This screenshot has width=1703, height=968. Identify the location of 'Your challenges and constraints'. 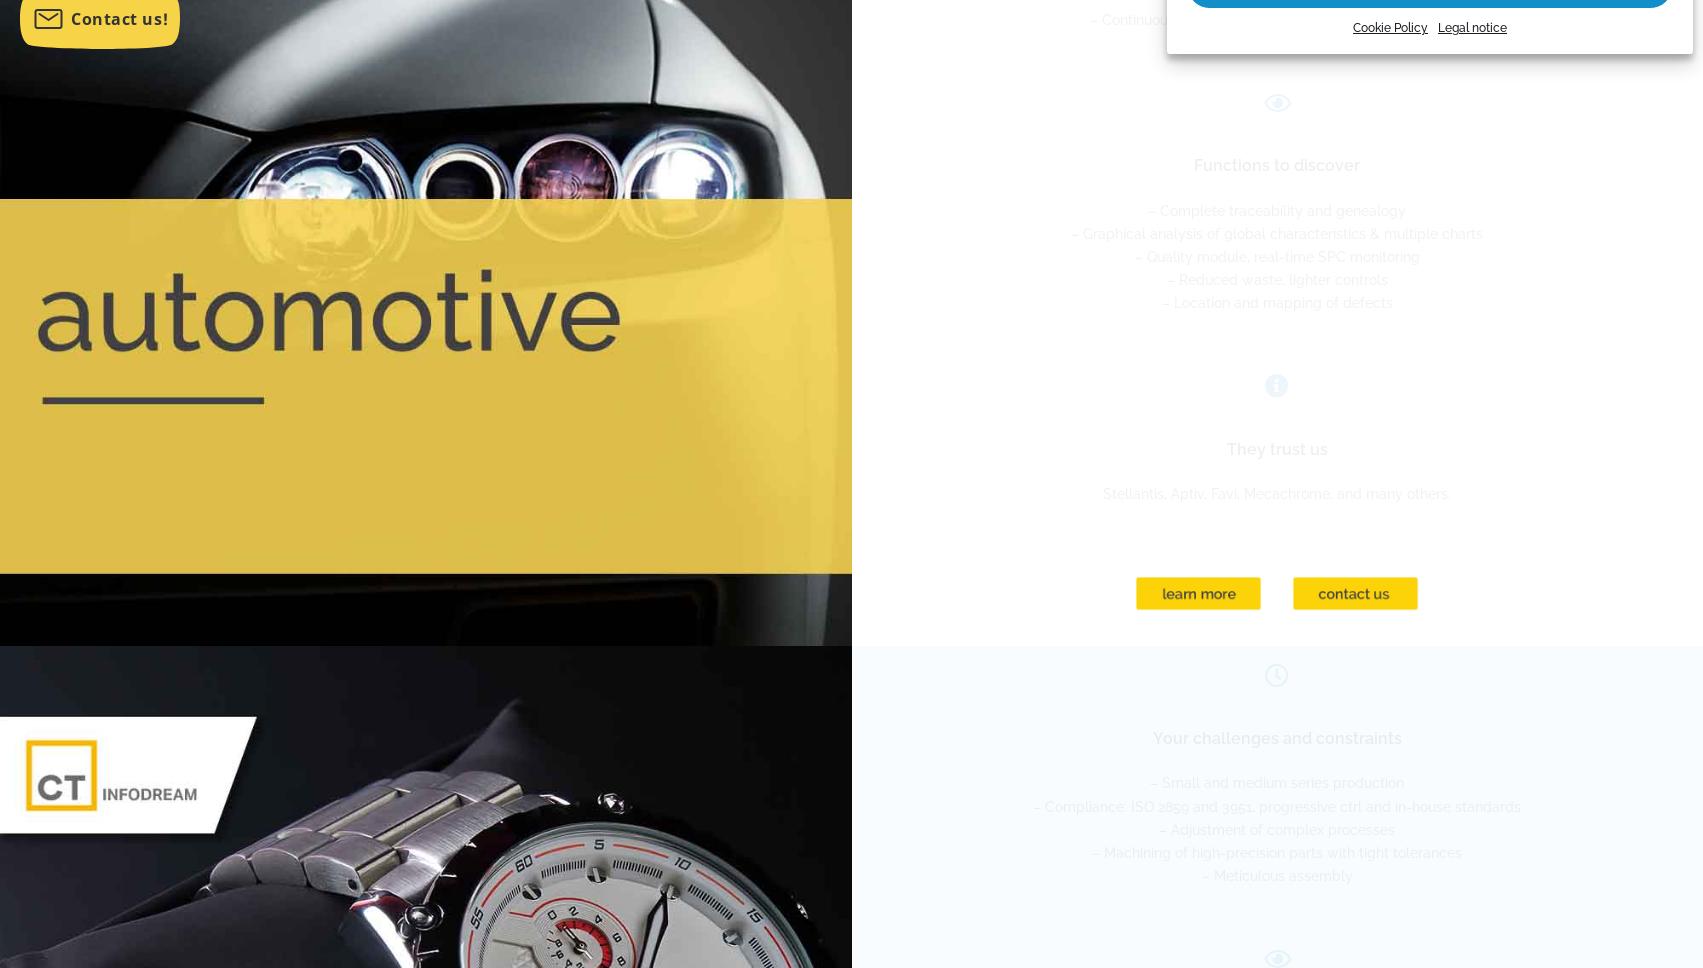
(1275, 738).